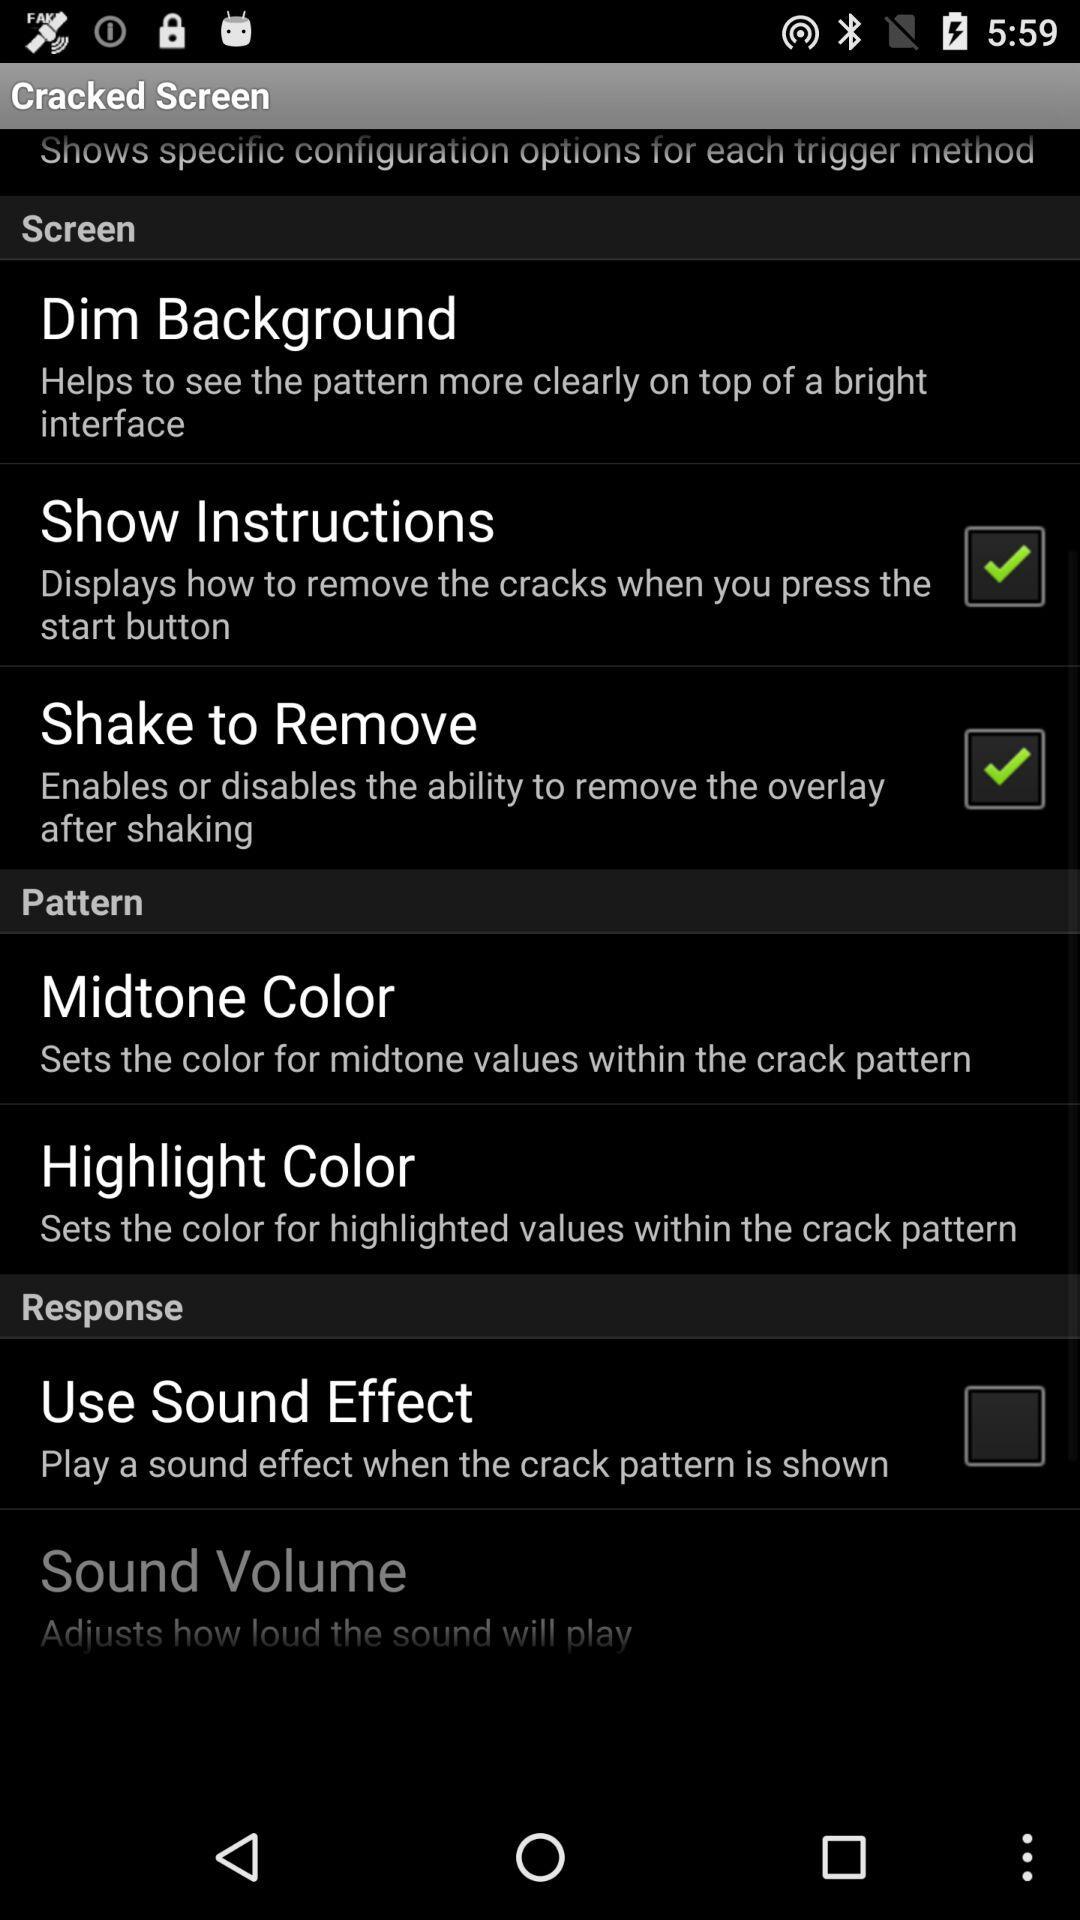 Image resolution: width=1080 pixels, height=1920 pixels. Describe the element at coordinates (537, 400) in the screenshot. I see `the icon below the dim background item` at that location.